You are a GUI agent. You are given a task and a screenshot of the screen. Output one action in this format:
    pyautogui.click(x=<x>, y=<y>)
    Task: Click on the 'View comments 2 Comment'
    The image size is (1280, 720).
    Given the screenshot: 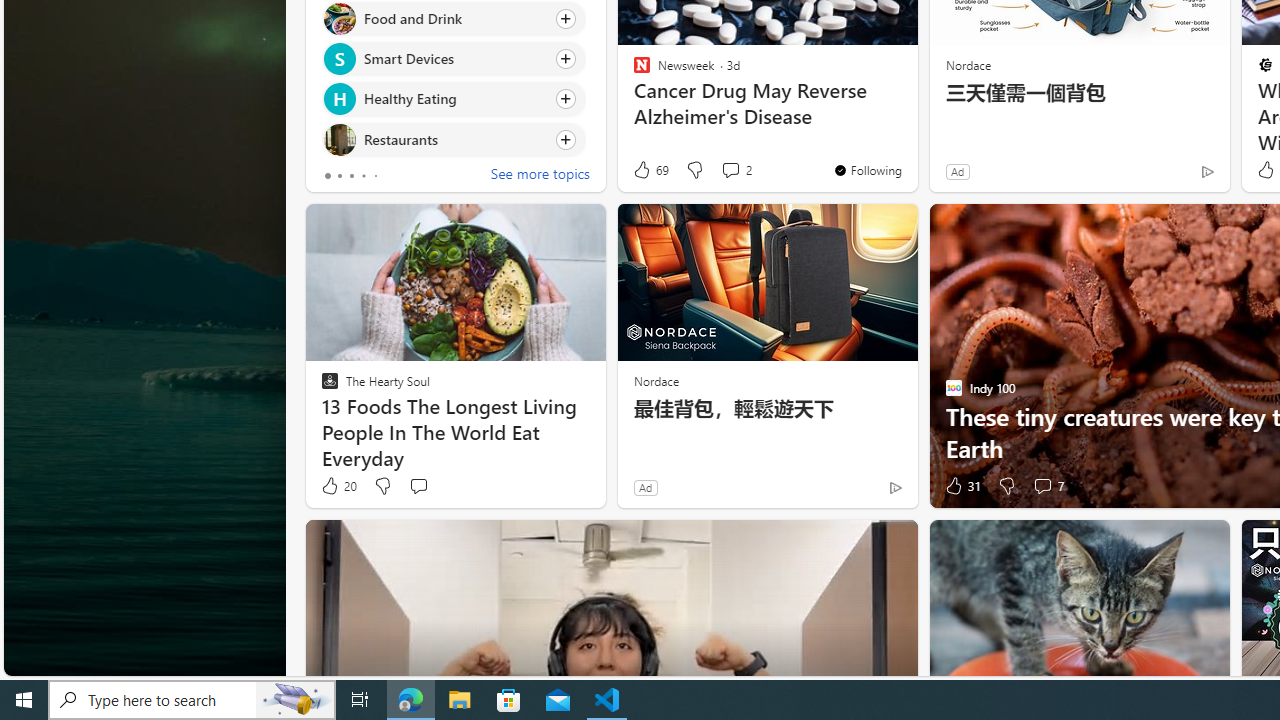 What is the action you would take?
    pyautogui.click(x=729, y=168)
    